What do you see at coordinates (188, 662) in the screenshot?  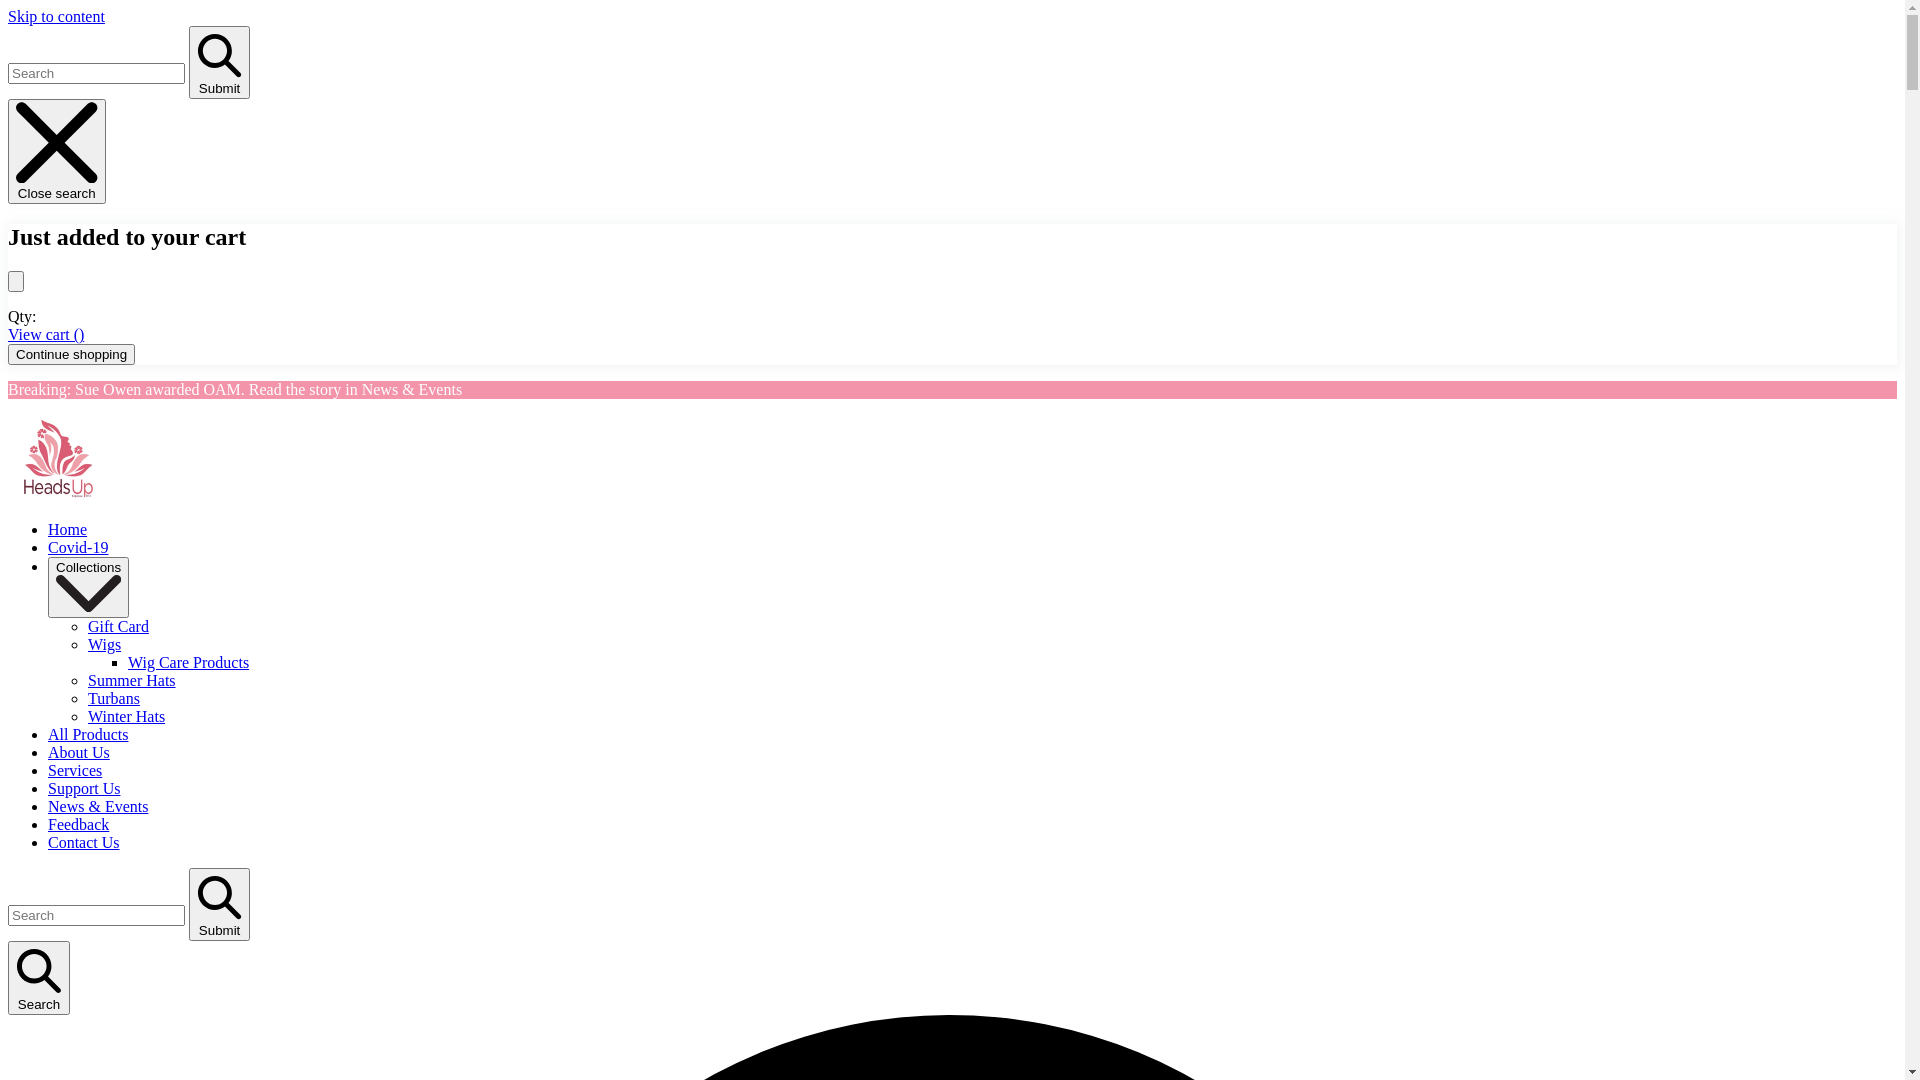 I see `'Wig Care Products'` at bounding box center [188, 662].